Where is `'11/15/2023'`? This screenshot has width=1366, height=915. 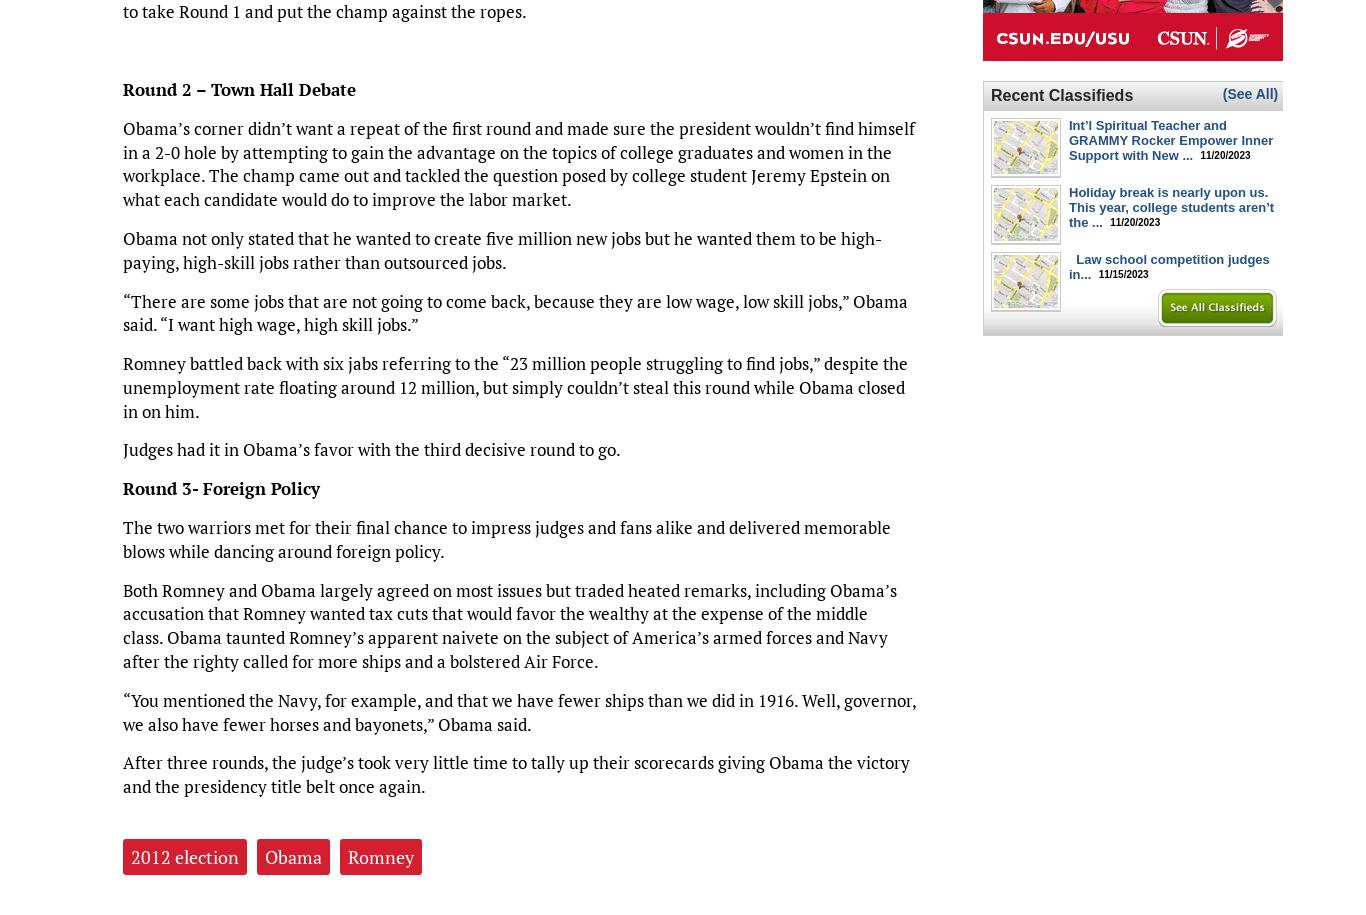
'11/15/2023' is located at coordinates (1096, 272).